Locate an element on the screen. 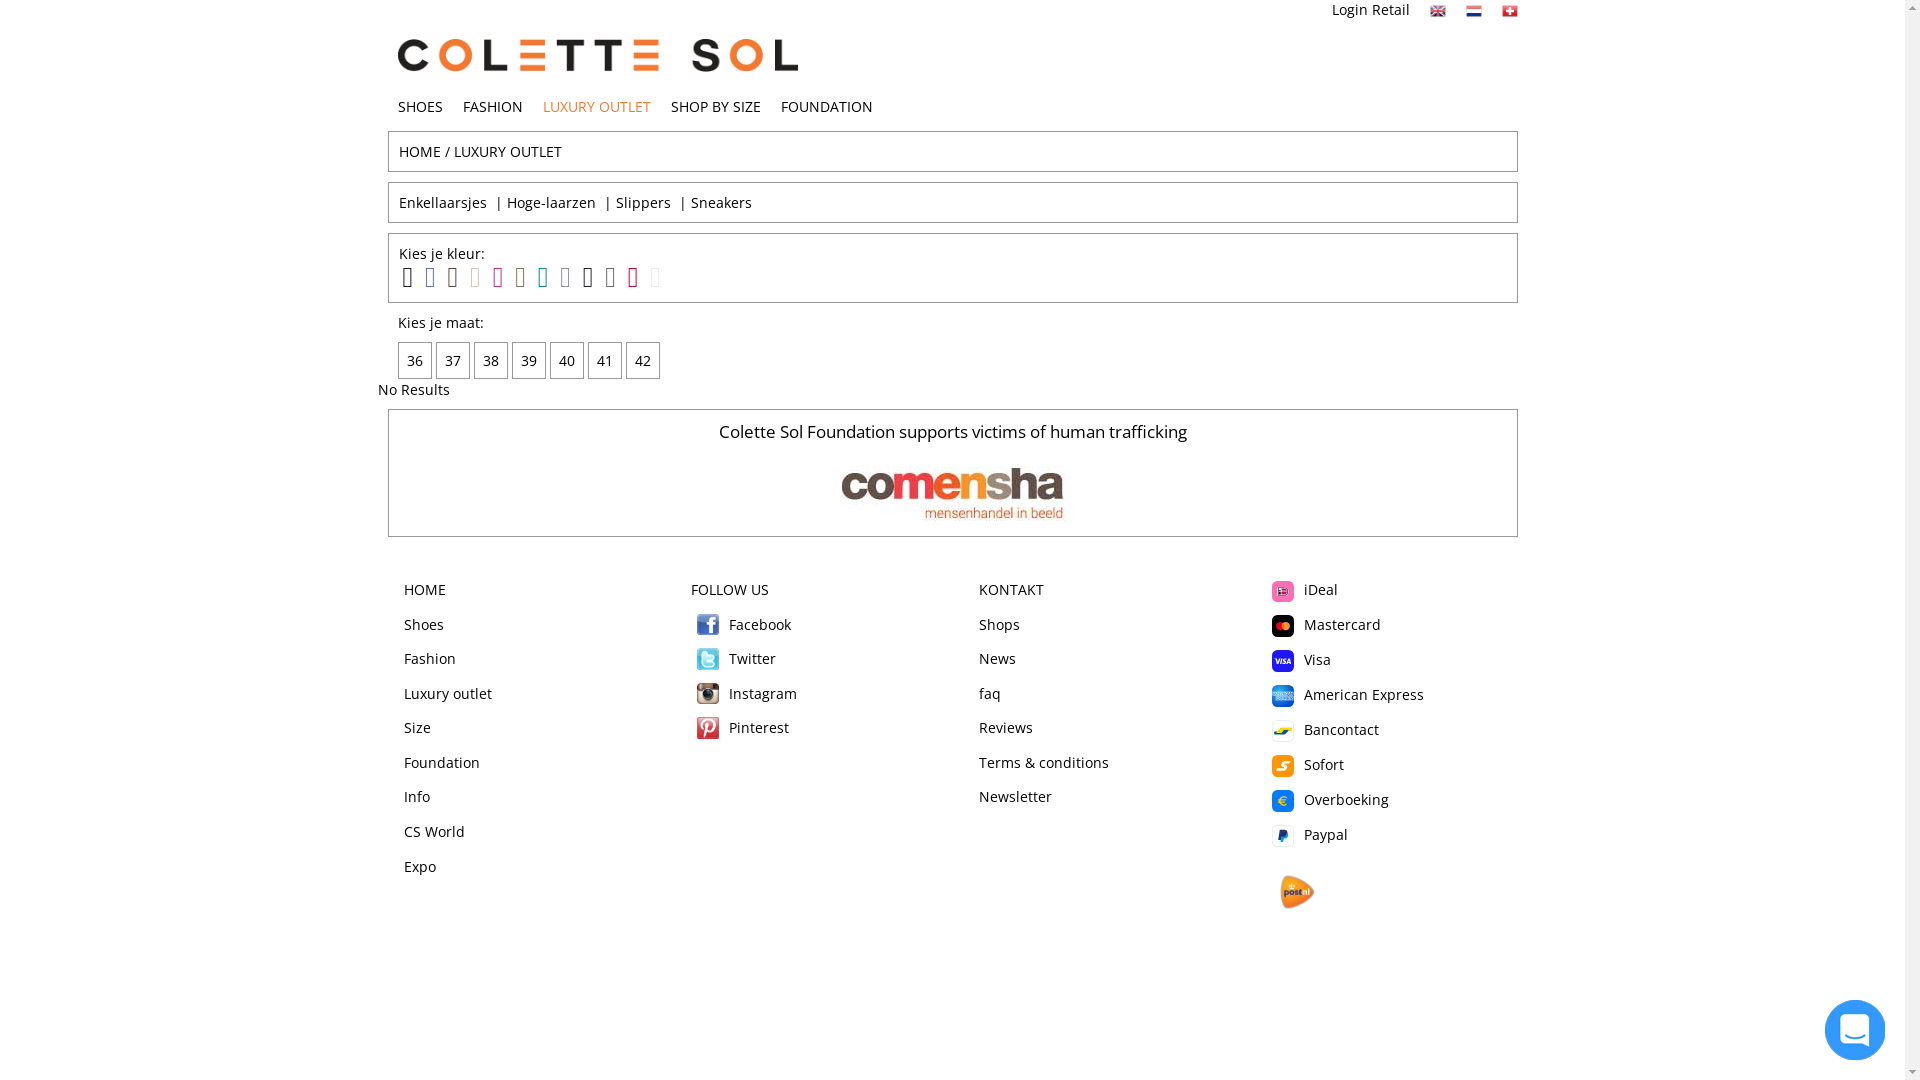  'Facebook' is located at coordinates (708, 623).